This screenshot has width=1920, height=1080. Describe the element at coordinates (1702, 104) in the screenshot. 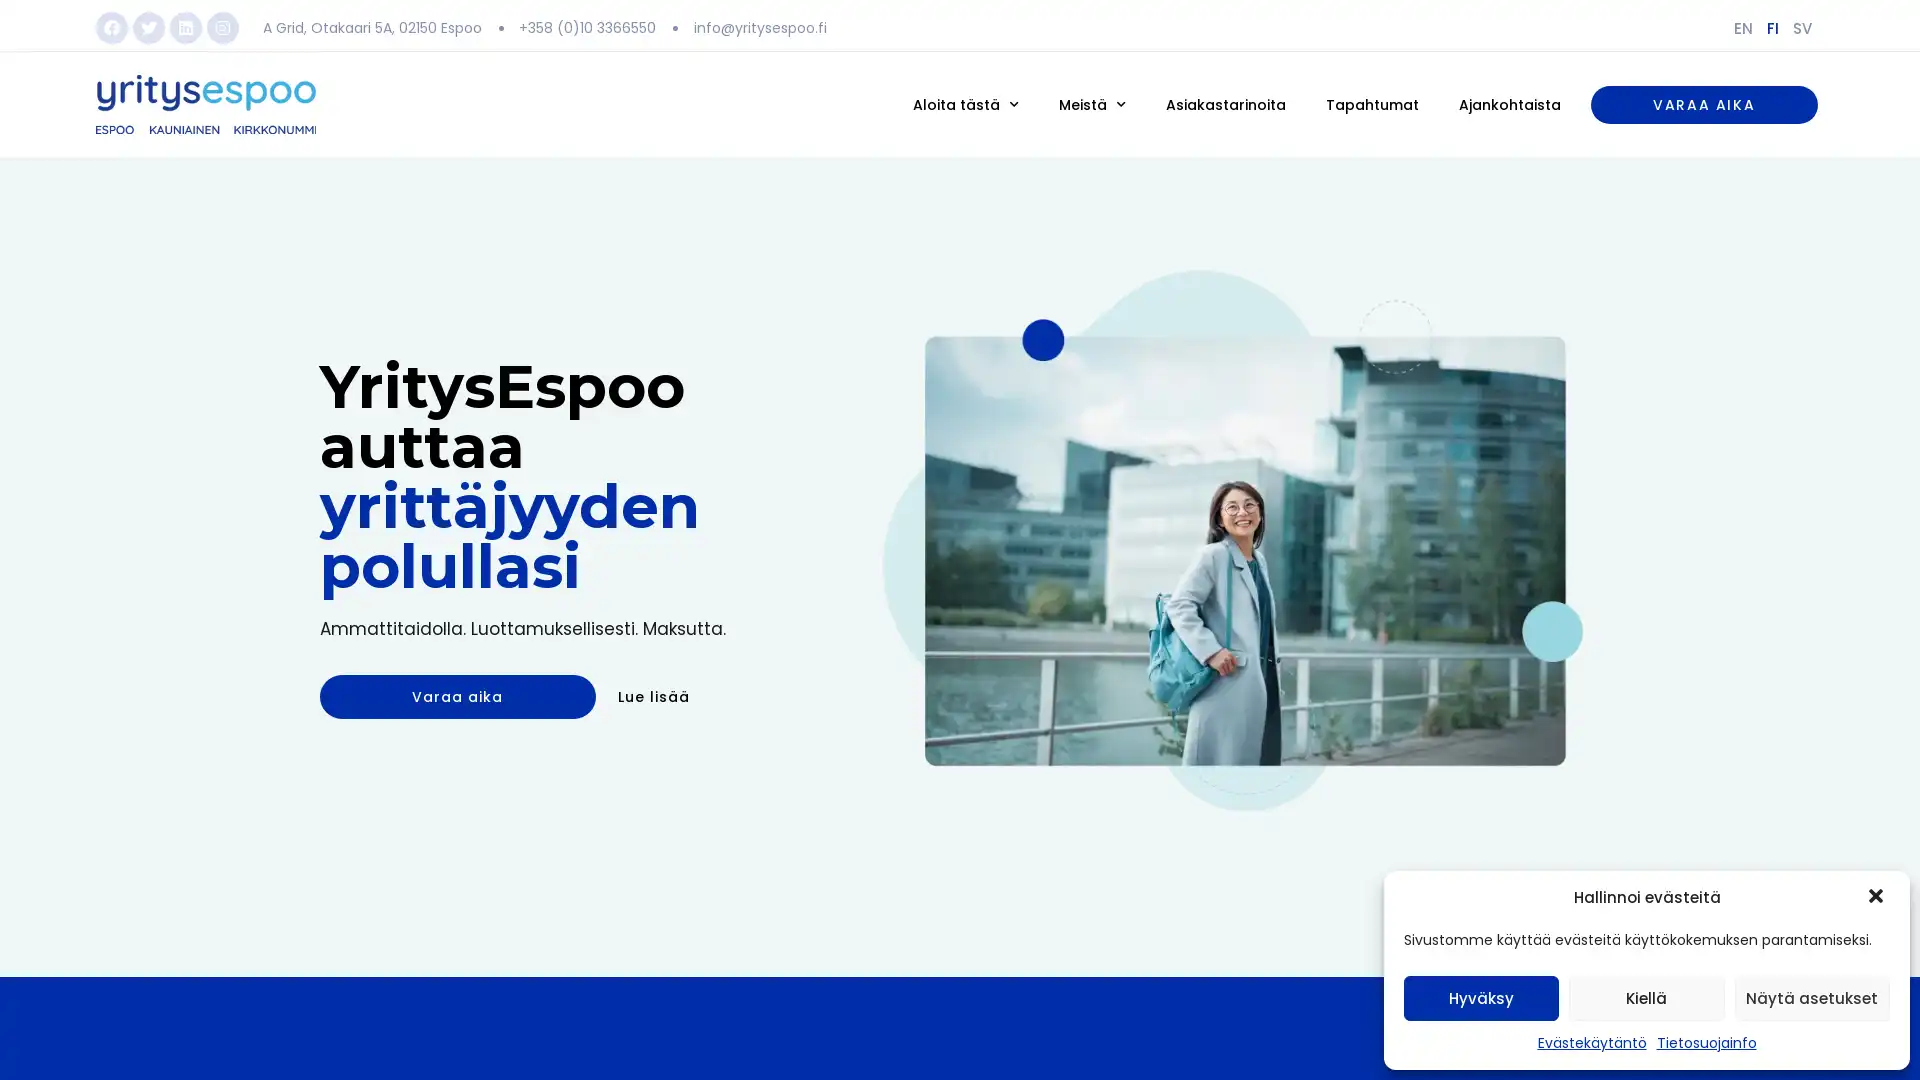

I see `VARAA AIKA` at that location.